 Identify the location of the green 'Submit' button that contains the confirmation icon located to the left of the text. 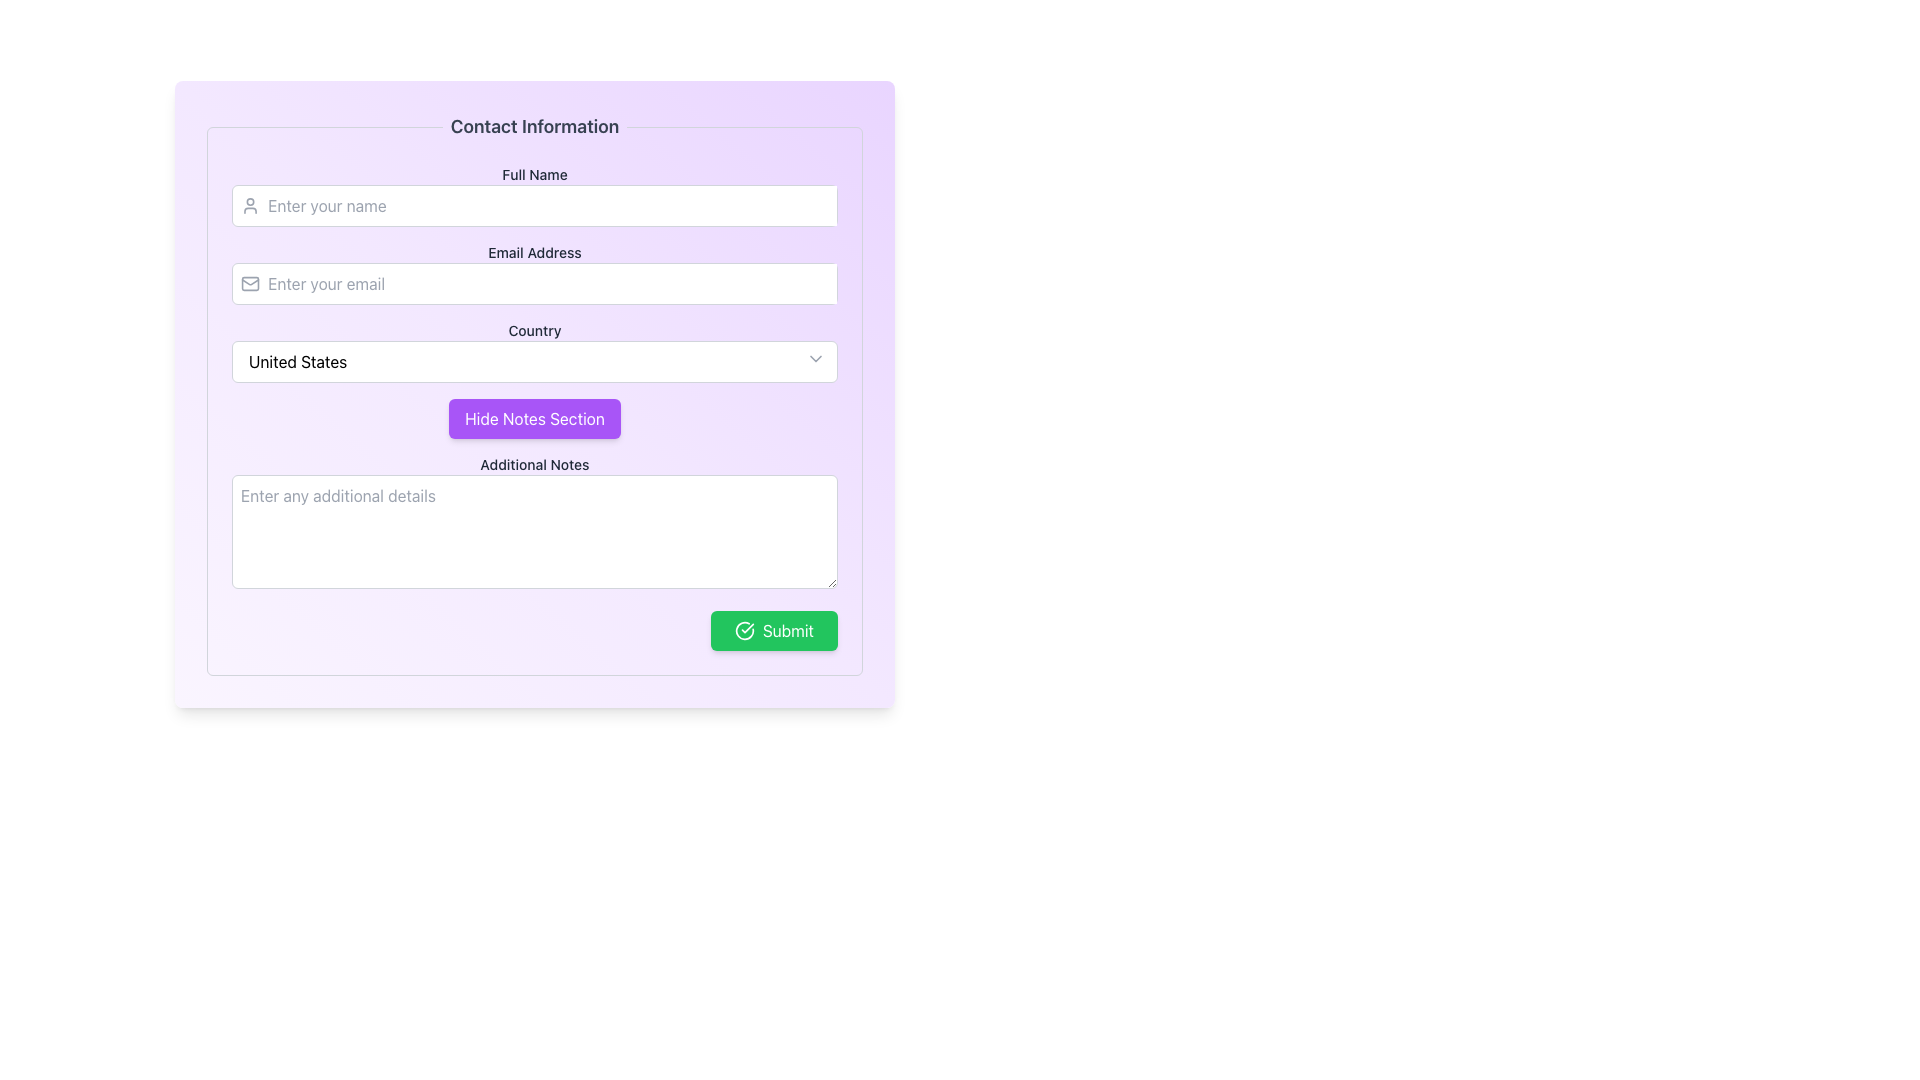
(743, 631).